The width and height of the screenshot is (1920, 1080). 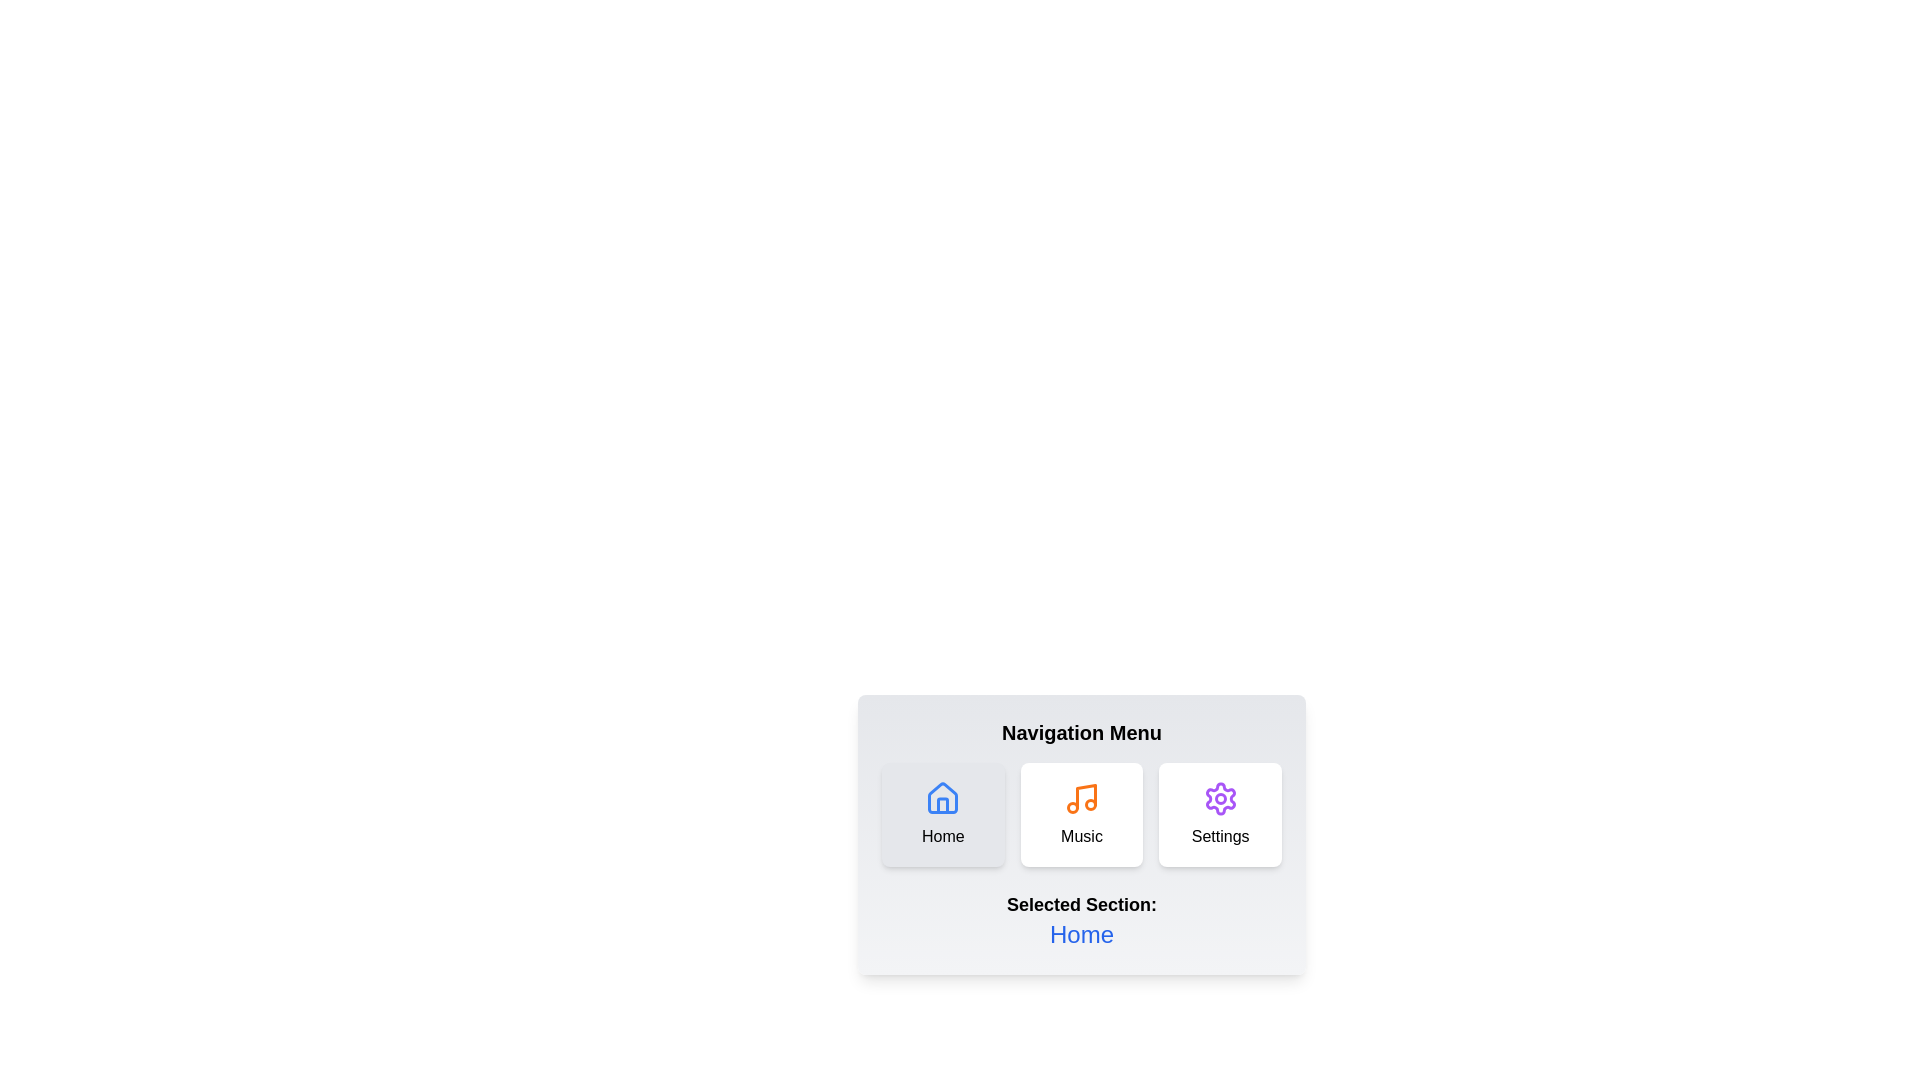 What do you see at coordinates (1219, 814) in the screenshot?
I see `the Settings button to observe its hover effect` at bounding box center [1219, 814].